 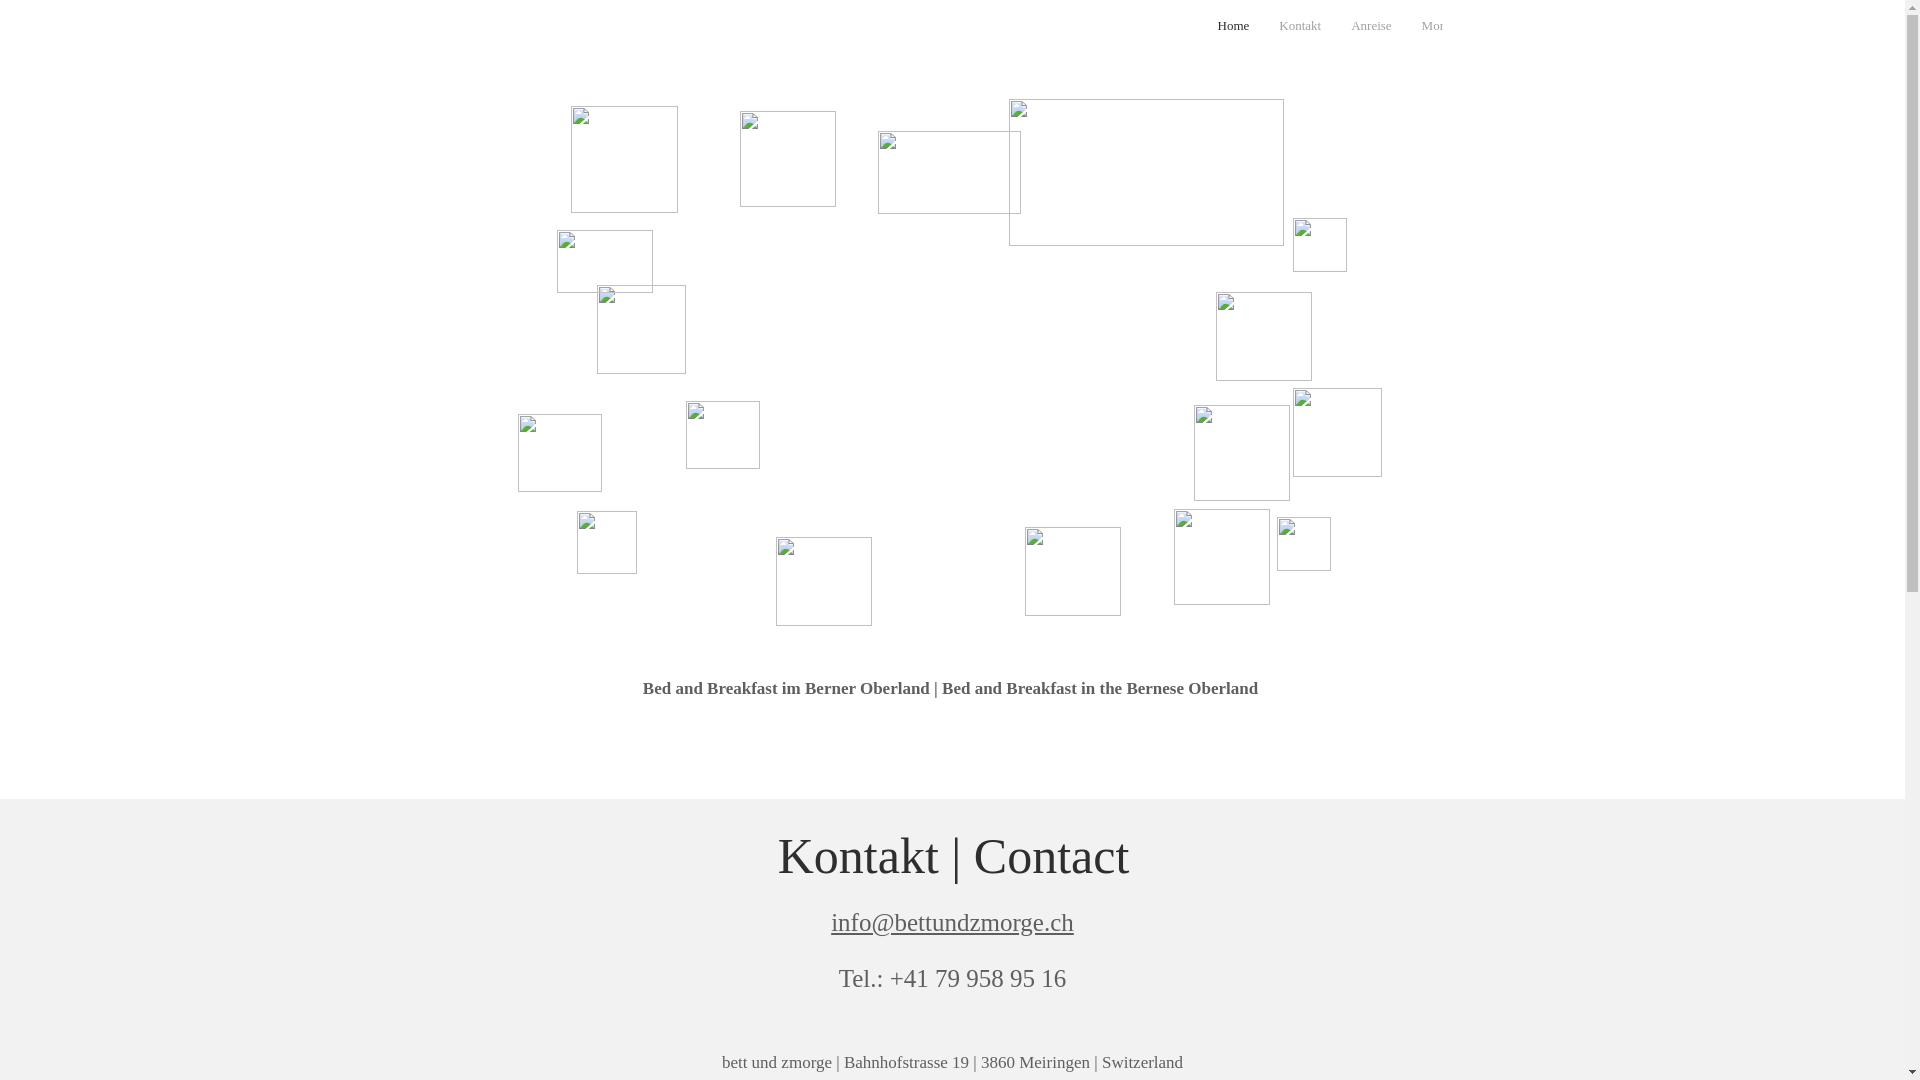 I want to click on 'Kontakt', so click(x=1300, y=31).